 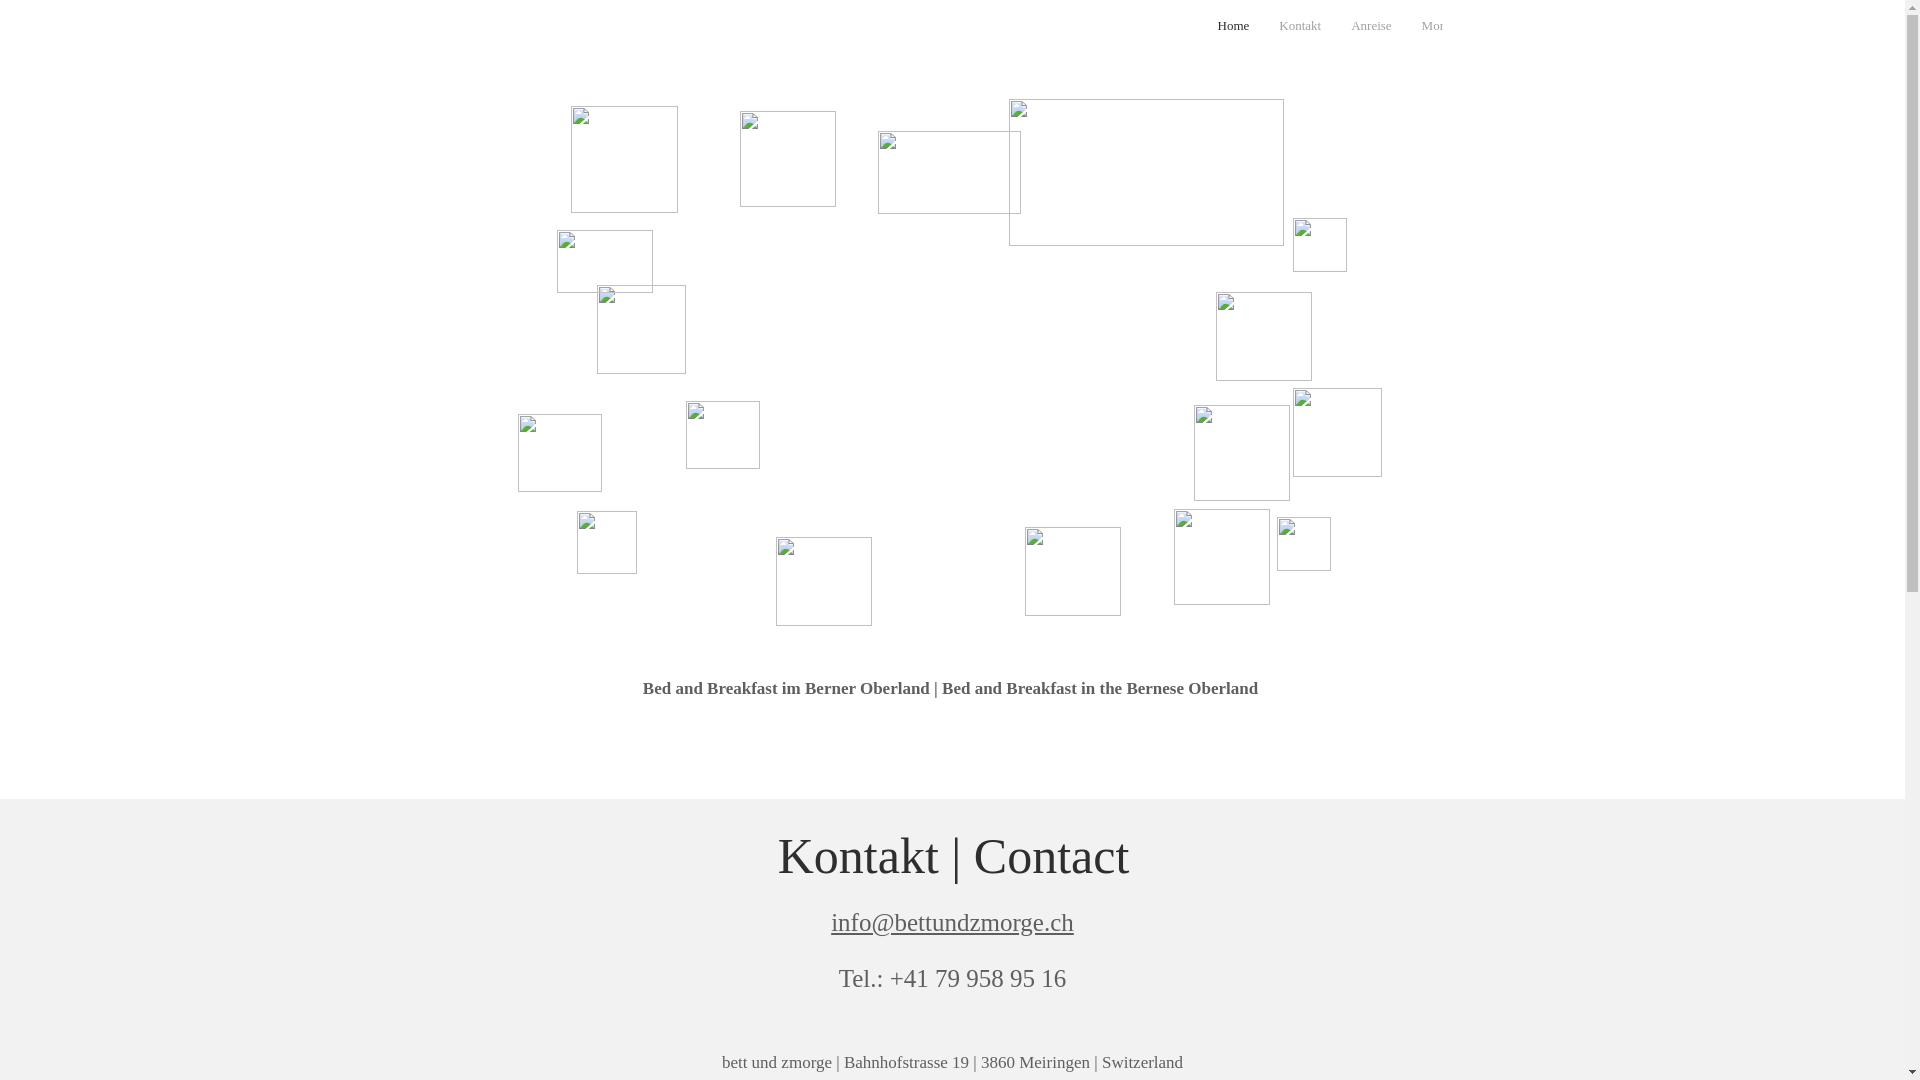 I want to click on 'Kontakt', so click(x=1300, y=31).